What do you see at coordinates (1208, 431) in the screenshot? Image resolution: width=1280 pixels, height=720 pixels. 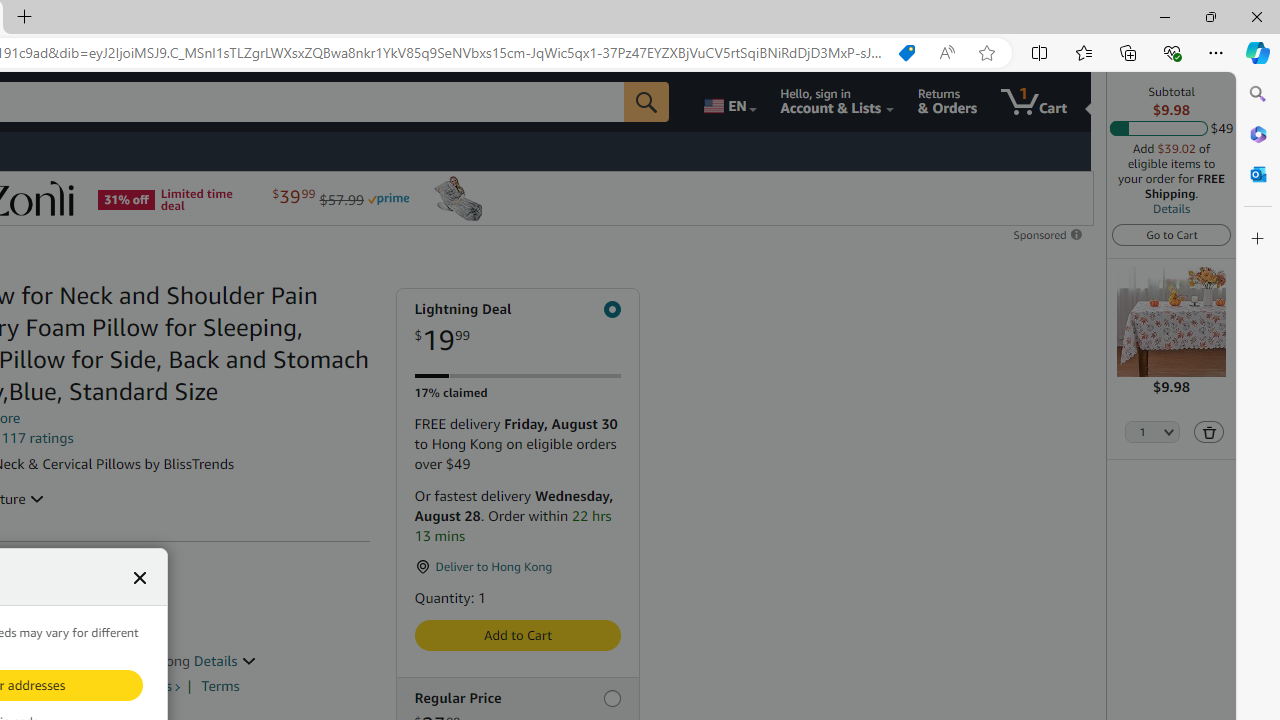 I see `'Delete'` at bounding box center [1208, 431].